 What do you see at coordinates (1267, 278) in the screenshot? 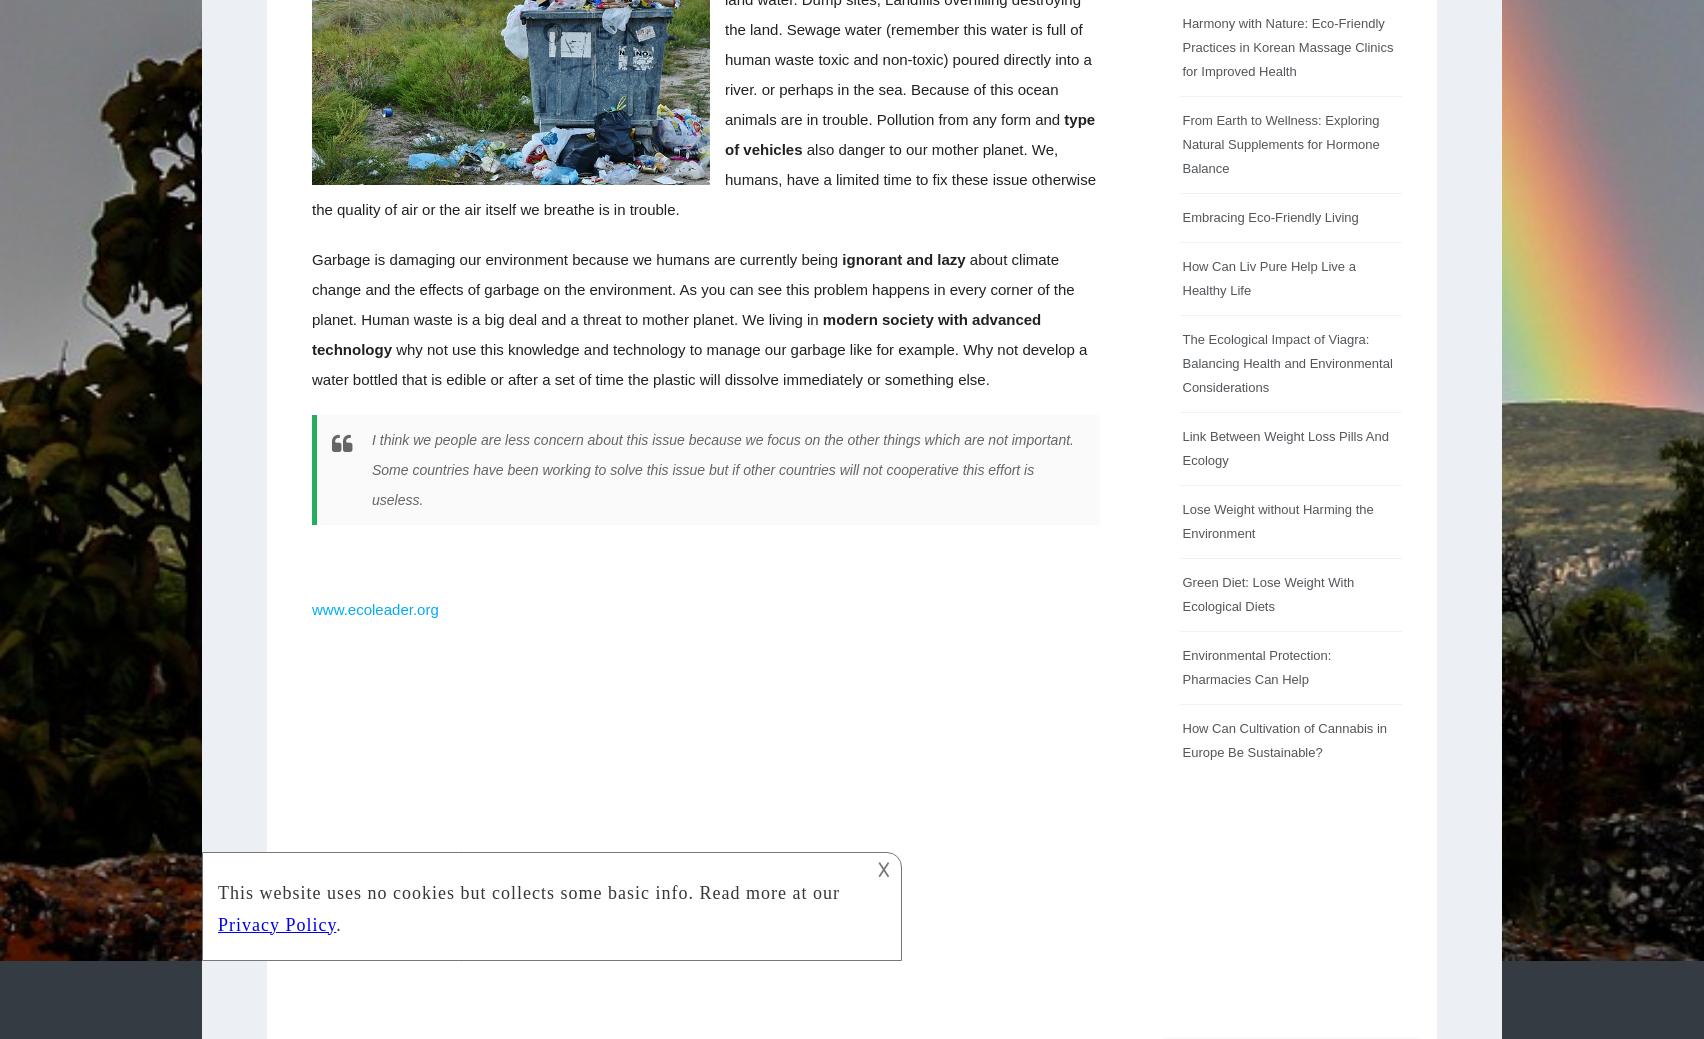
I see `'How Can Liv Pure Help Live a Healthy Life'` at bounding box center [1267, 278].